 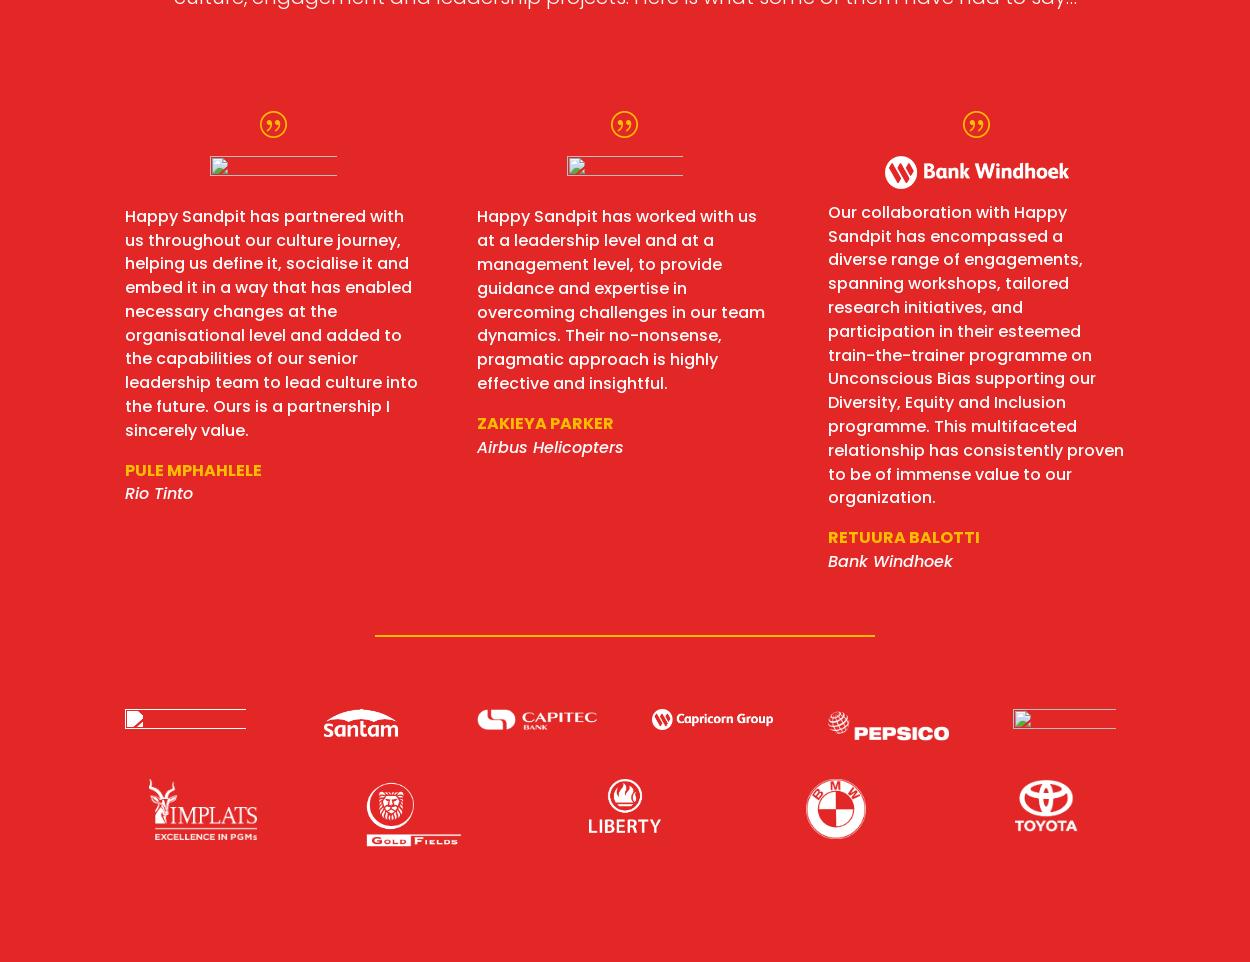 What do you see at coordinates (890, 560) in the screenshot?
I see `'Bank Windhoek'` at bounding box center [890, 560].